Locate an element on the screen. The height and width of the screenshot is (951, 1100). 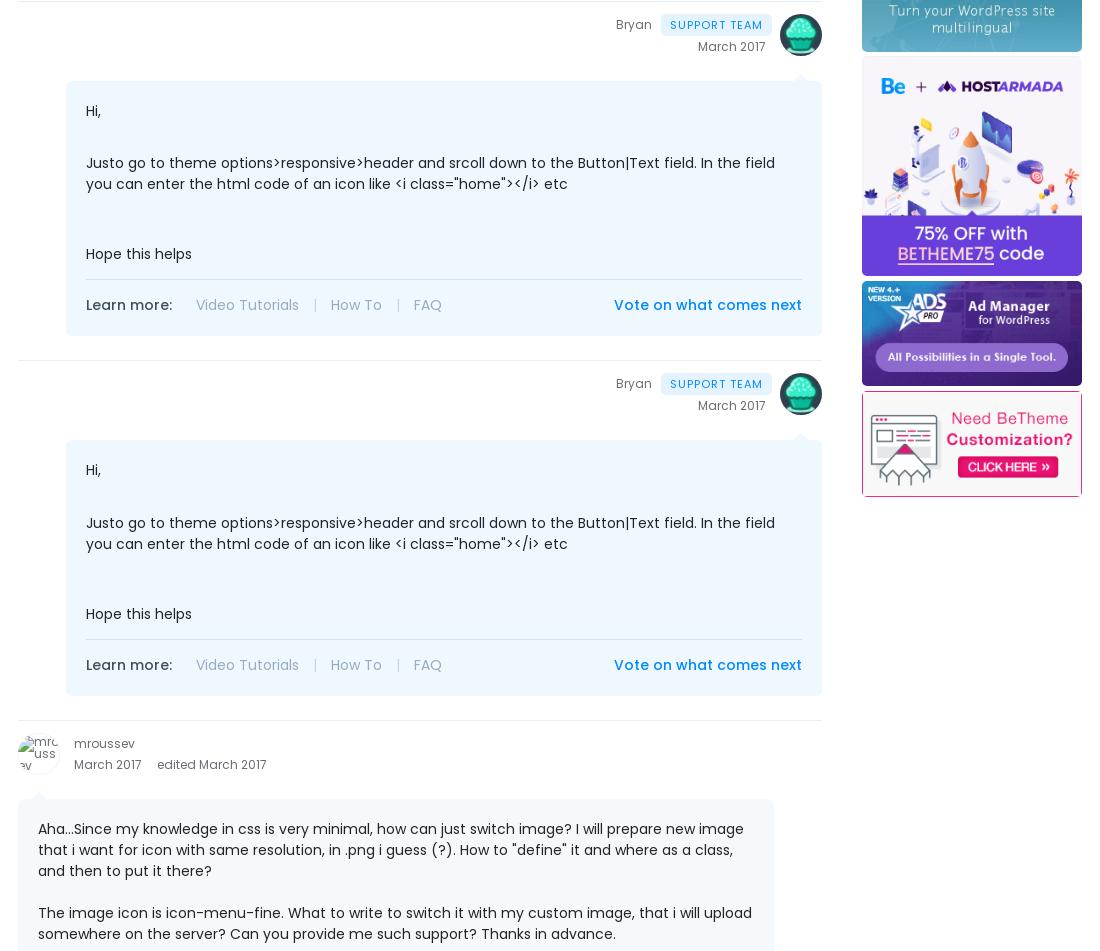
'Aha...Since my knowledge in css is very minimal, how can just switch image? I will prepare new image that i want for icon with same resolution, in .png i guess (?). How to "define" it and where as a class, and then to put it there?' is located at coordinates (391, 847).